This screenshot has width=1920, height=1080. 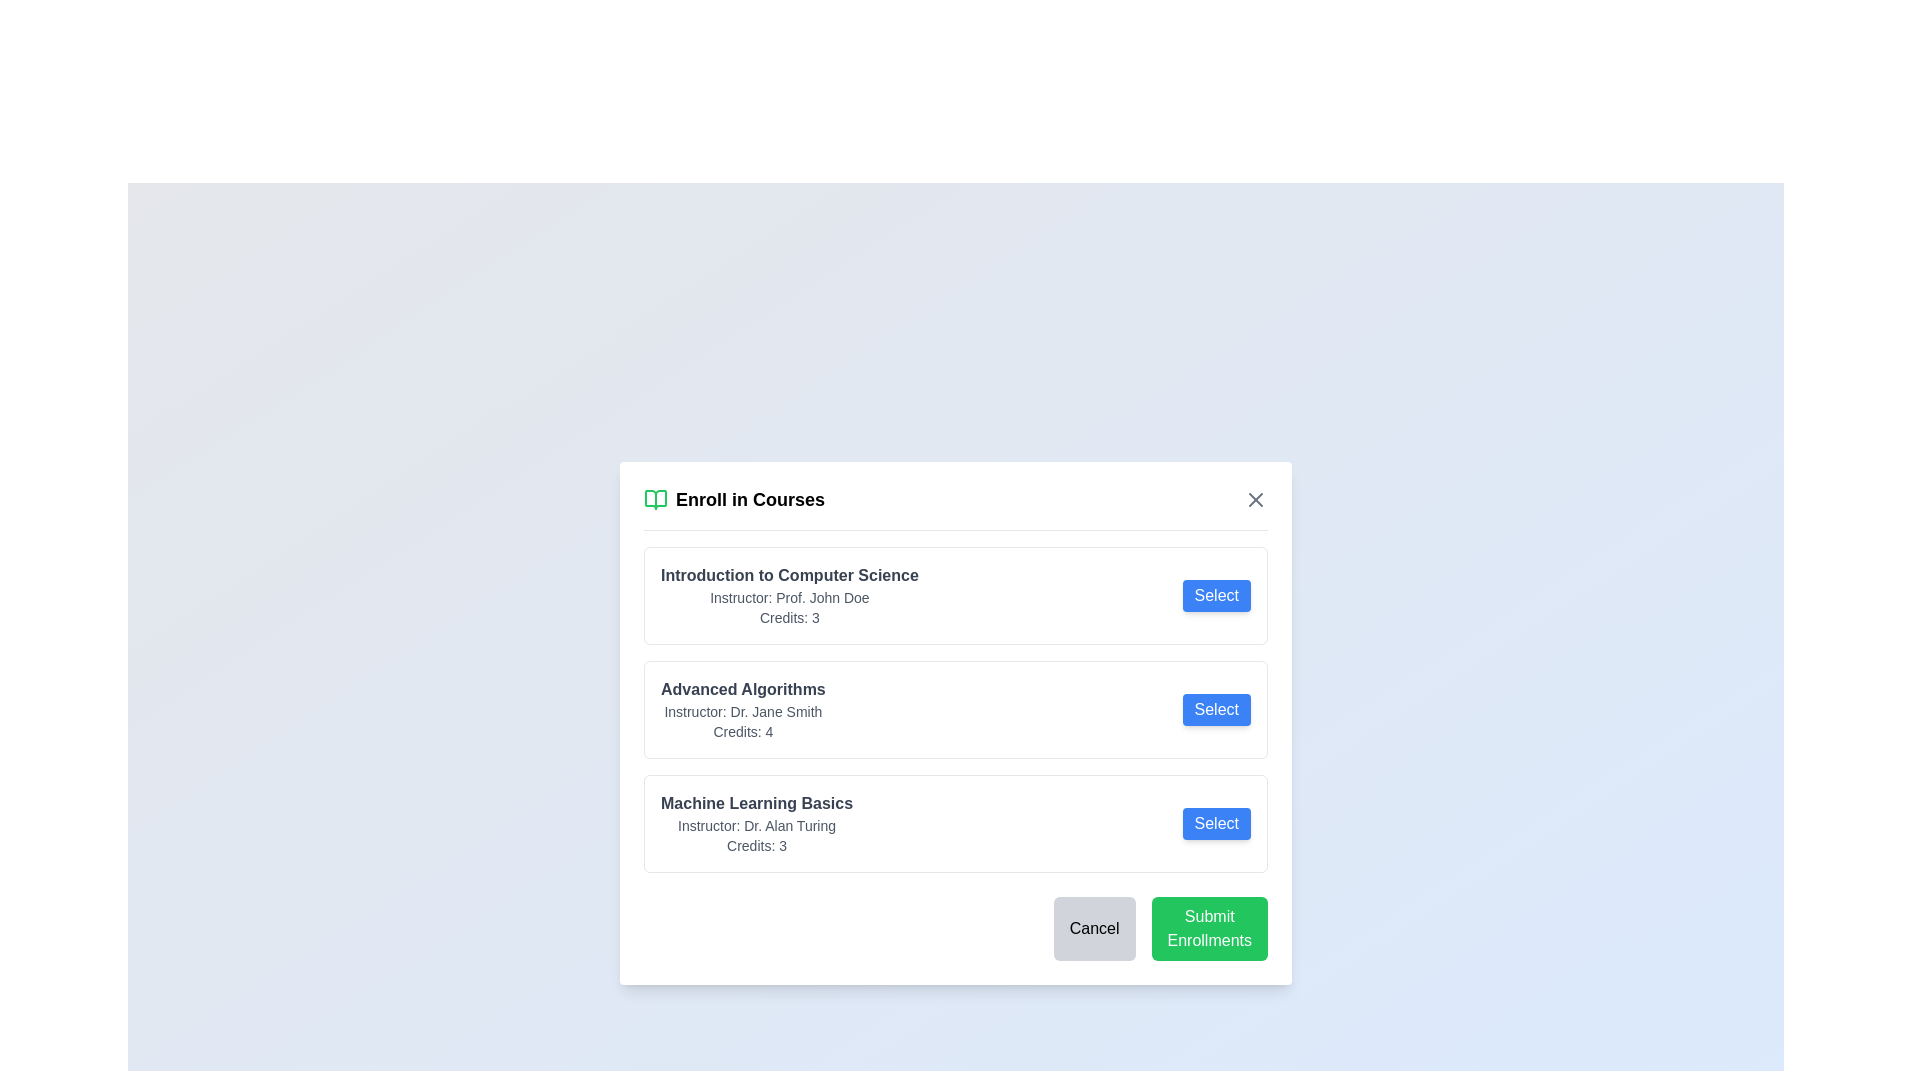 I want to click on the close icon (X) in the top-right corner of the 'Enroll in Courses' modal, so click(x=1255, y=498).